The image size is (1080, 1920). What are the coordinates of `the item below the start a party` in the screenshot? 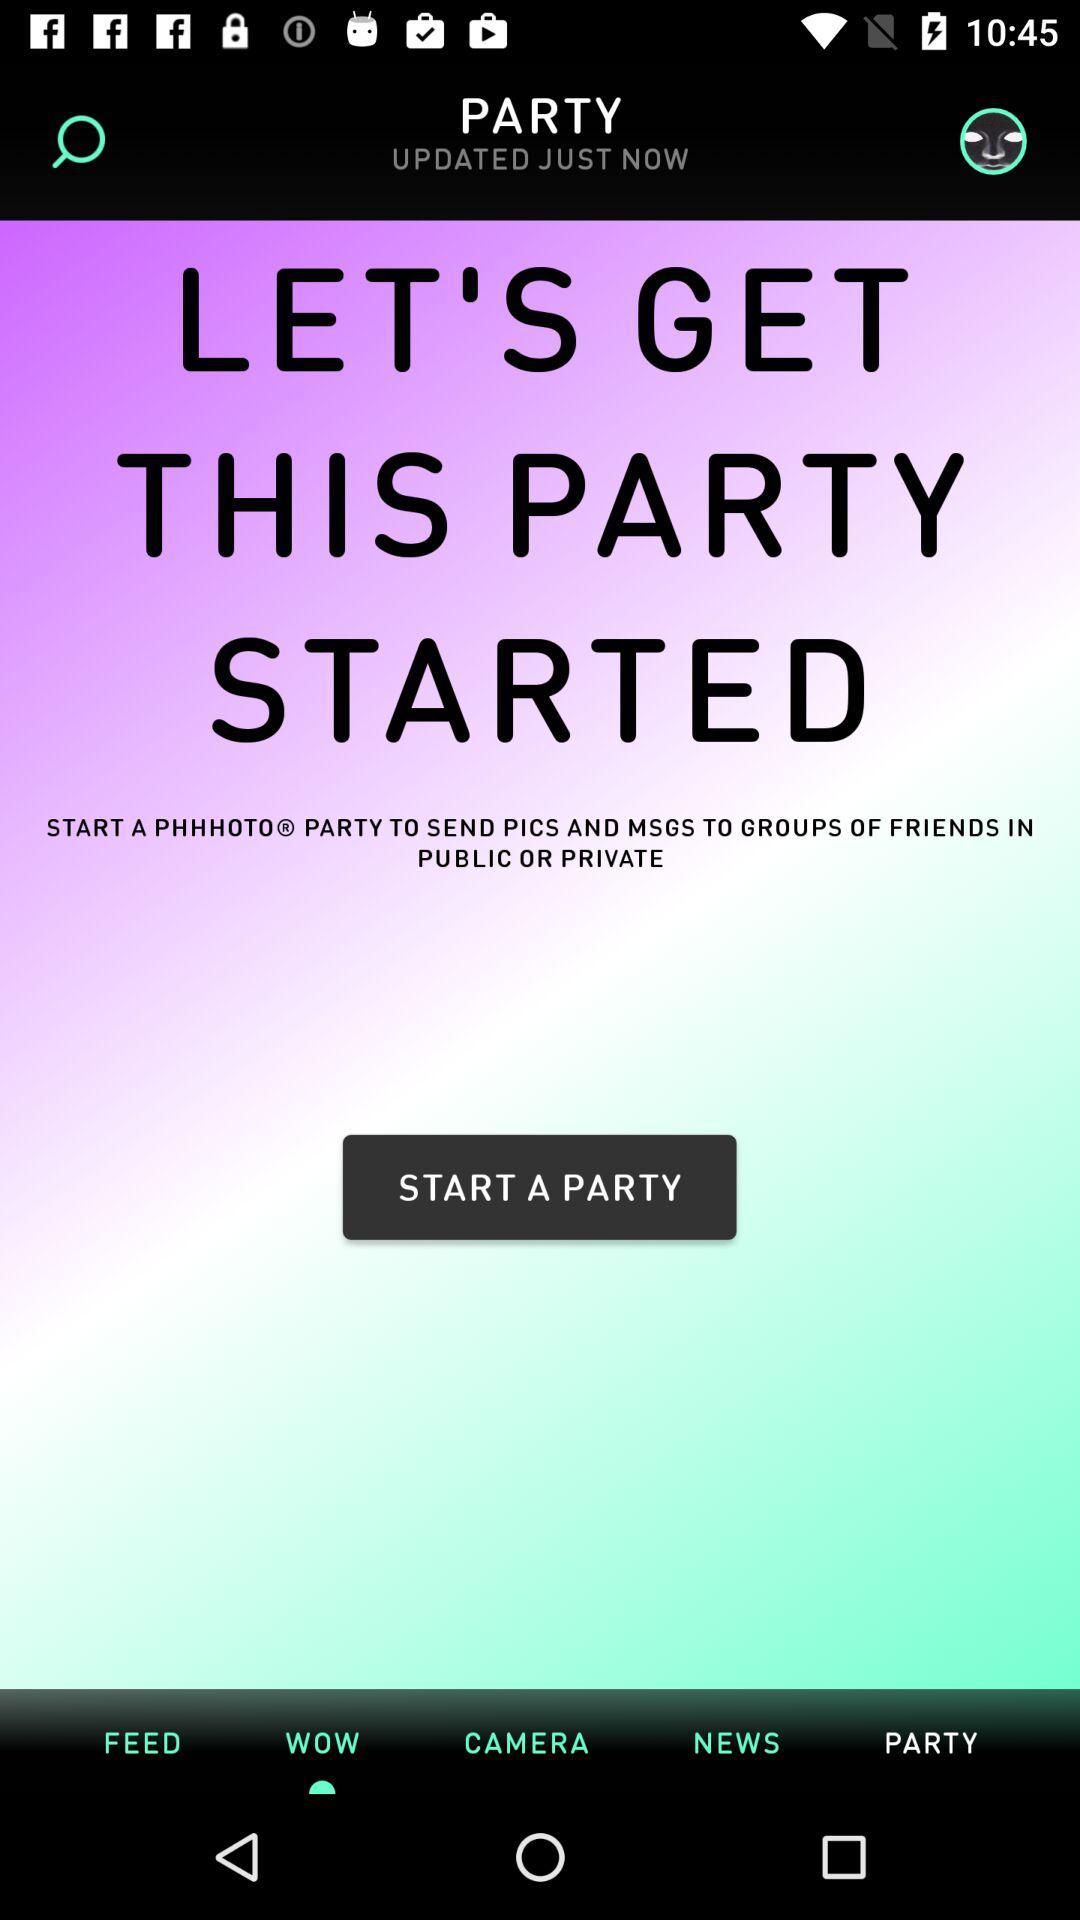 It's located at (736, 1740).